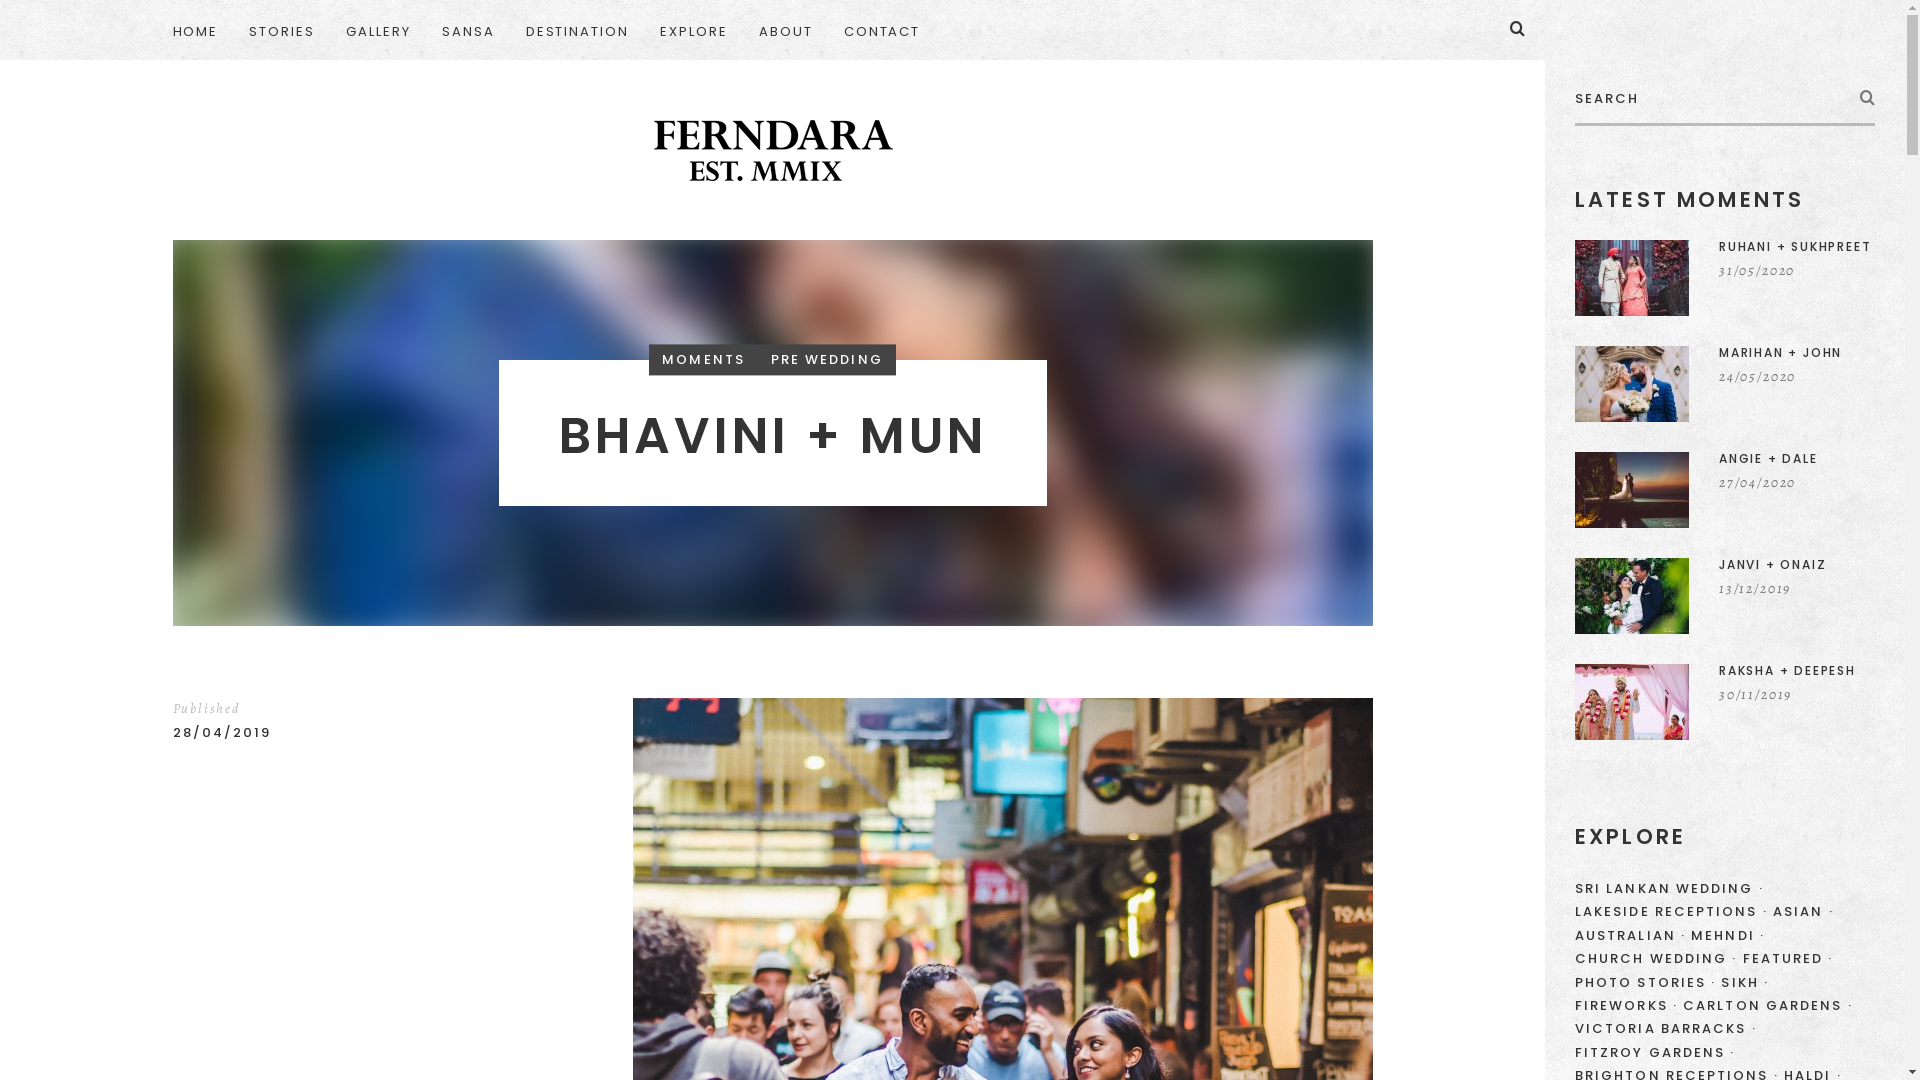  Describe the element at coordinates (743, 30) in the screenshot. I see `'ABOUT'` at that location.